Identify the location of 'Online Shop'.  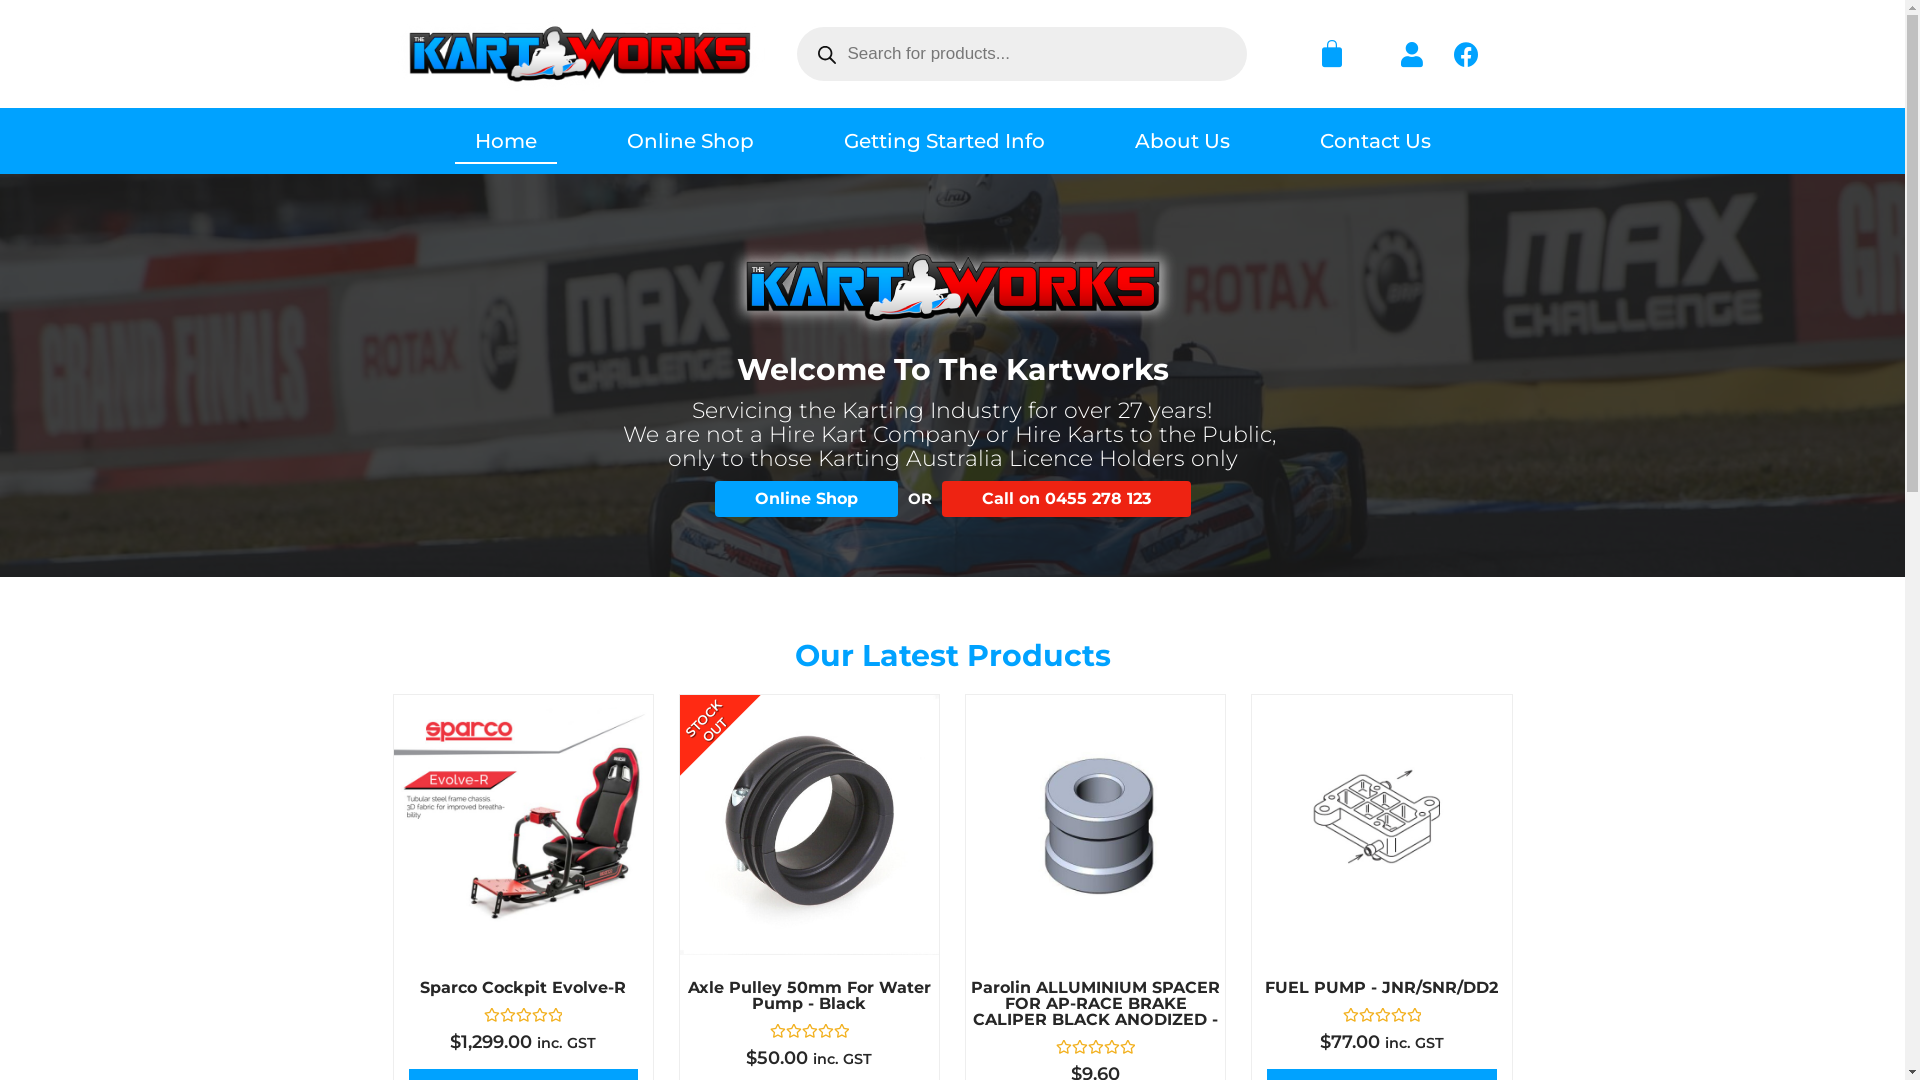
(805, 497).